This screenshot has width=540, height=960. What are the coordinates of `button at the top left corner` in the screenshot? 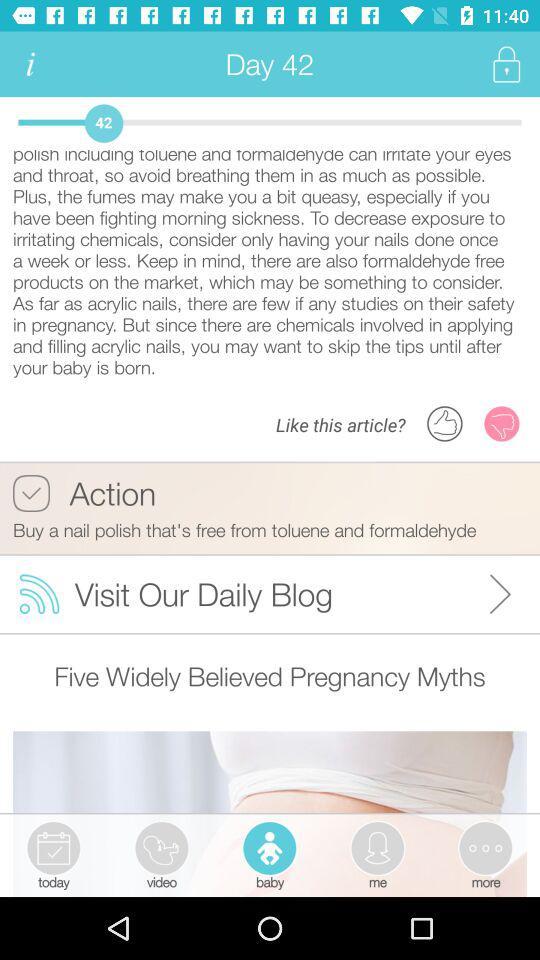 It's located at (29, 64).